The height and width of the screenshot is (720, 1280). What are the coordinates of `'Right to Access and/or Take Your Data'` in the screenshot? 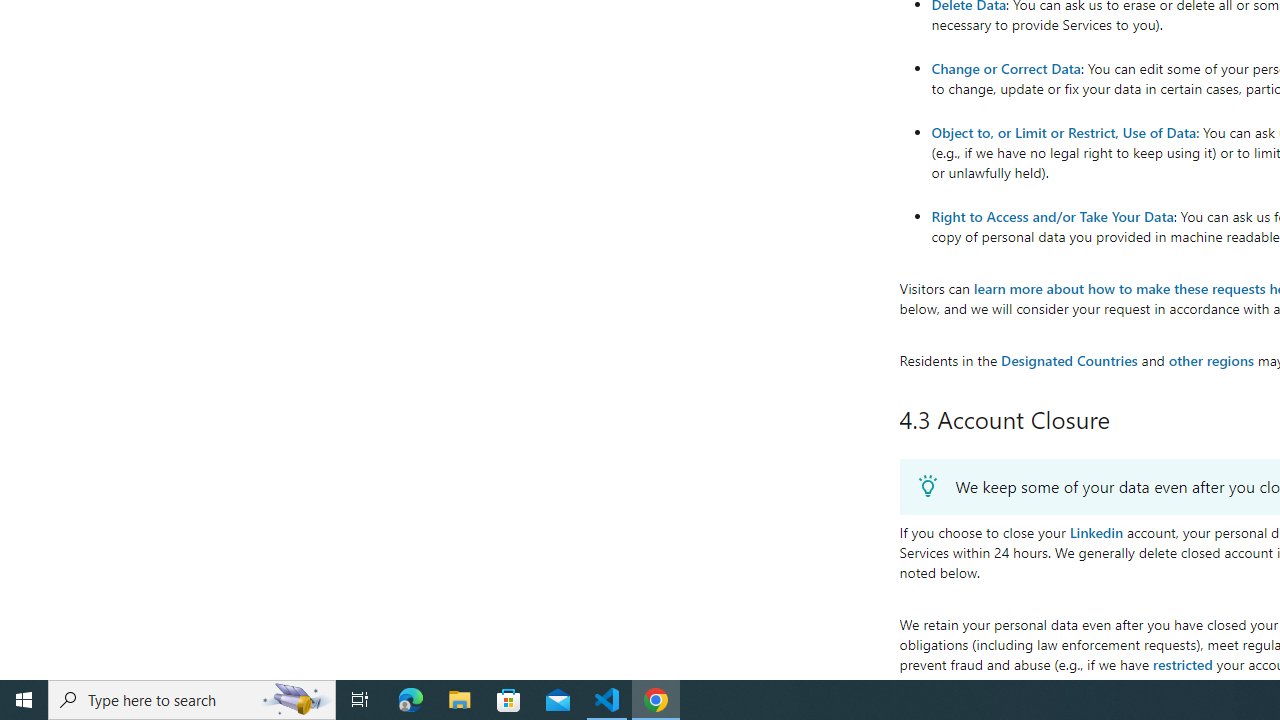 It's located at (1051, 216).